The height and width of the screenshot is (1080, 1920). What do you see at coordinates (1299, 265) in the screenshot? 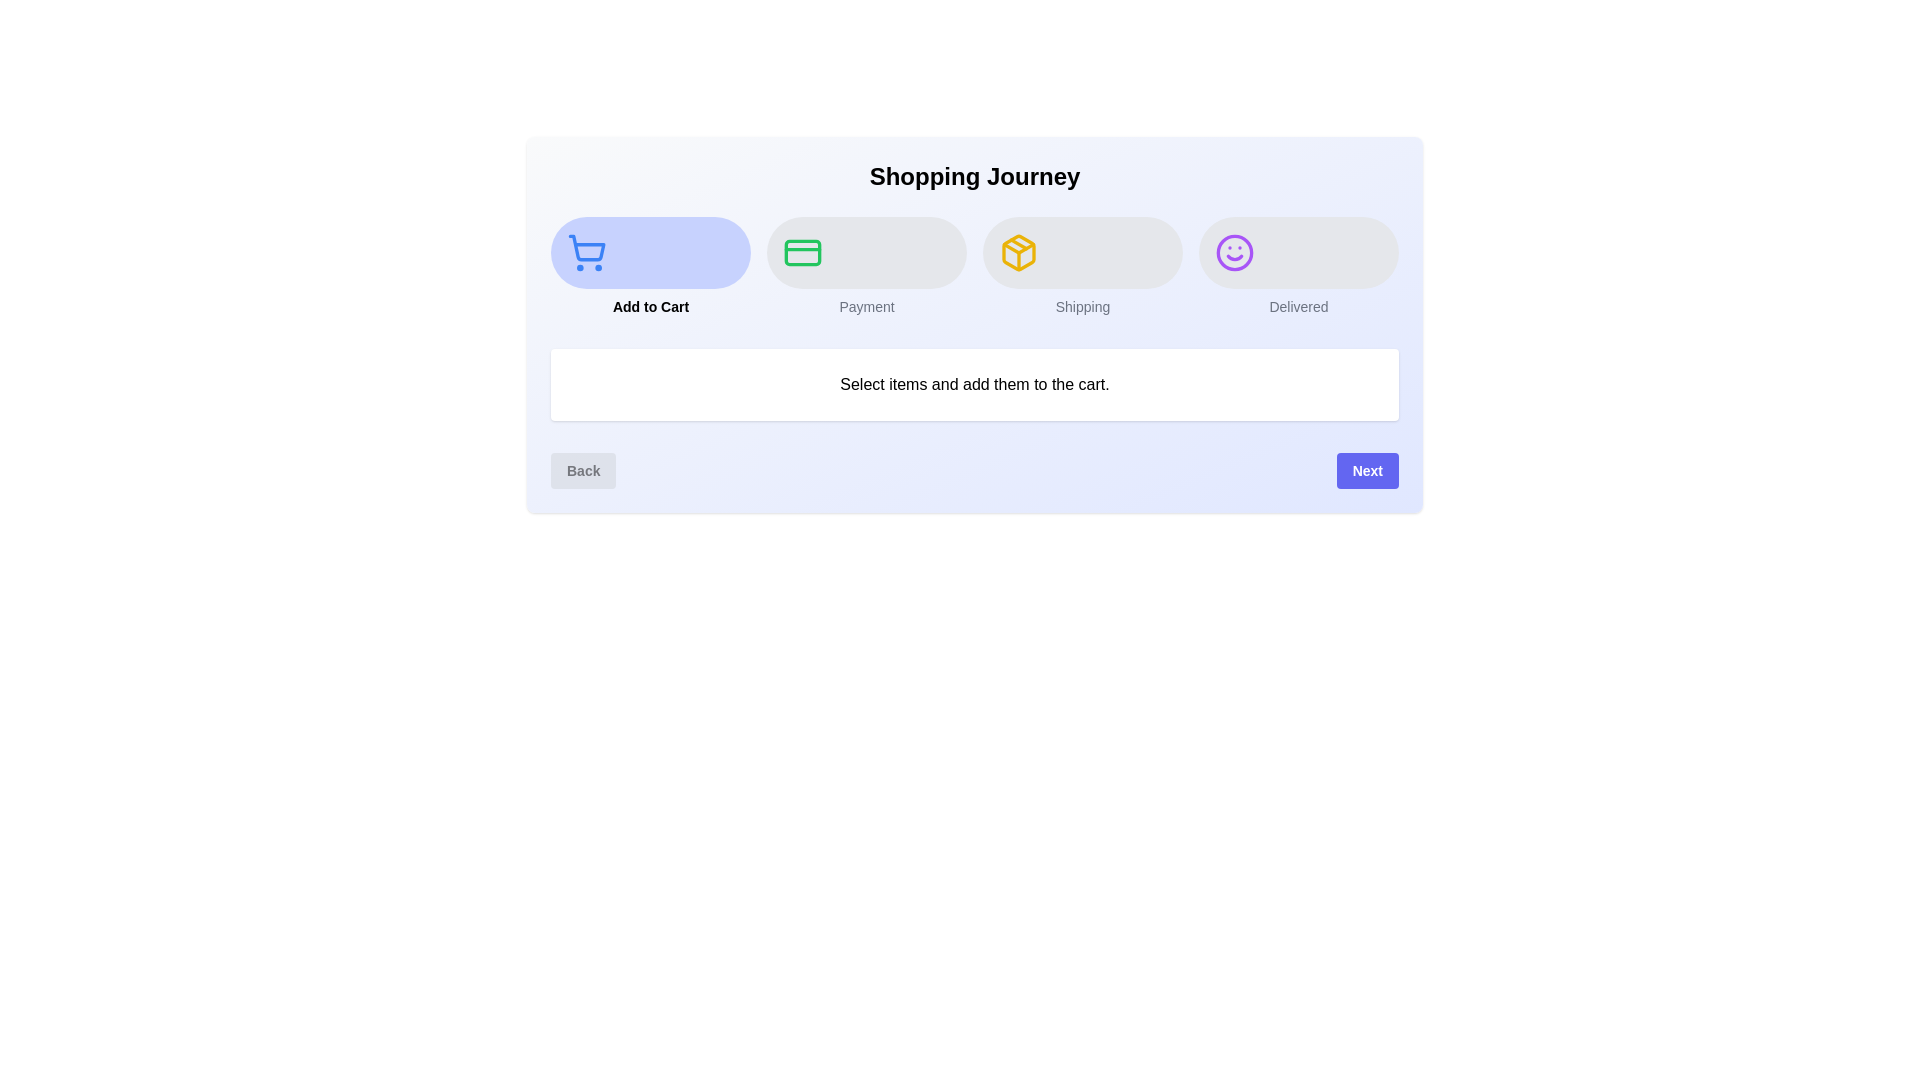
I see `the step indicator corresponding to Delivered` at bounding box center [1299, 265].